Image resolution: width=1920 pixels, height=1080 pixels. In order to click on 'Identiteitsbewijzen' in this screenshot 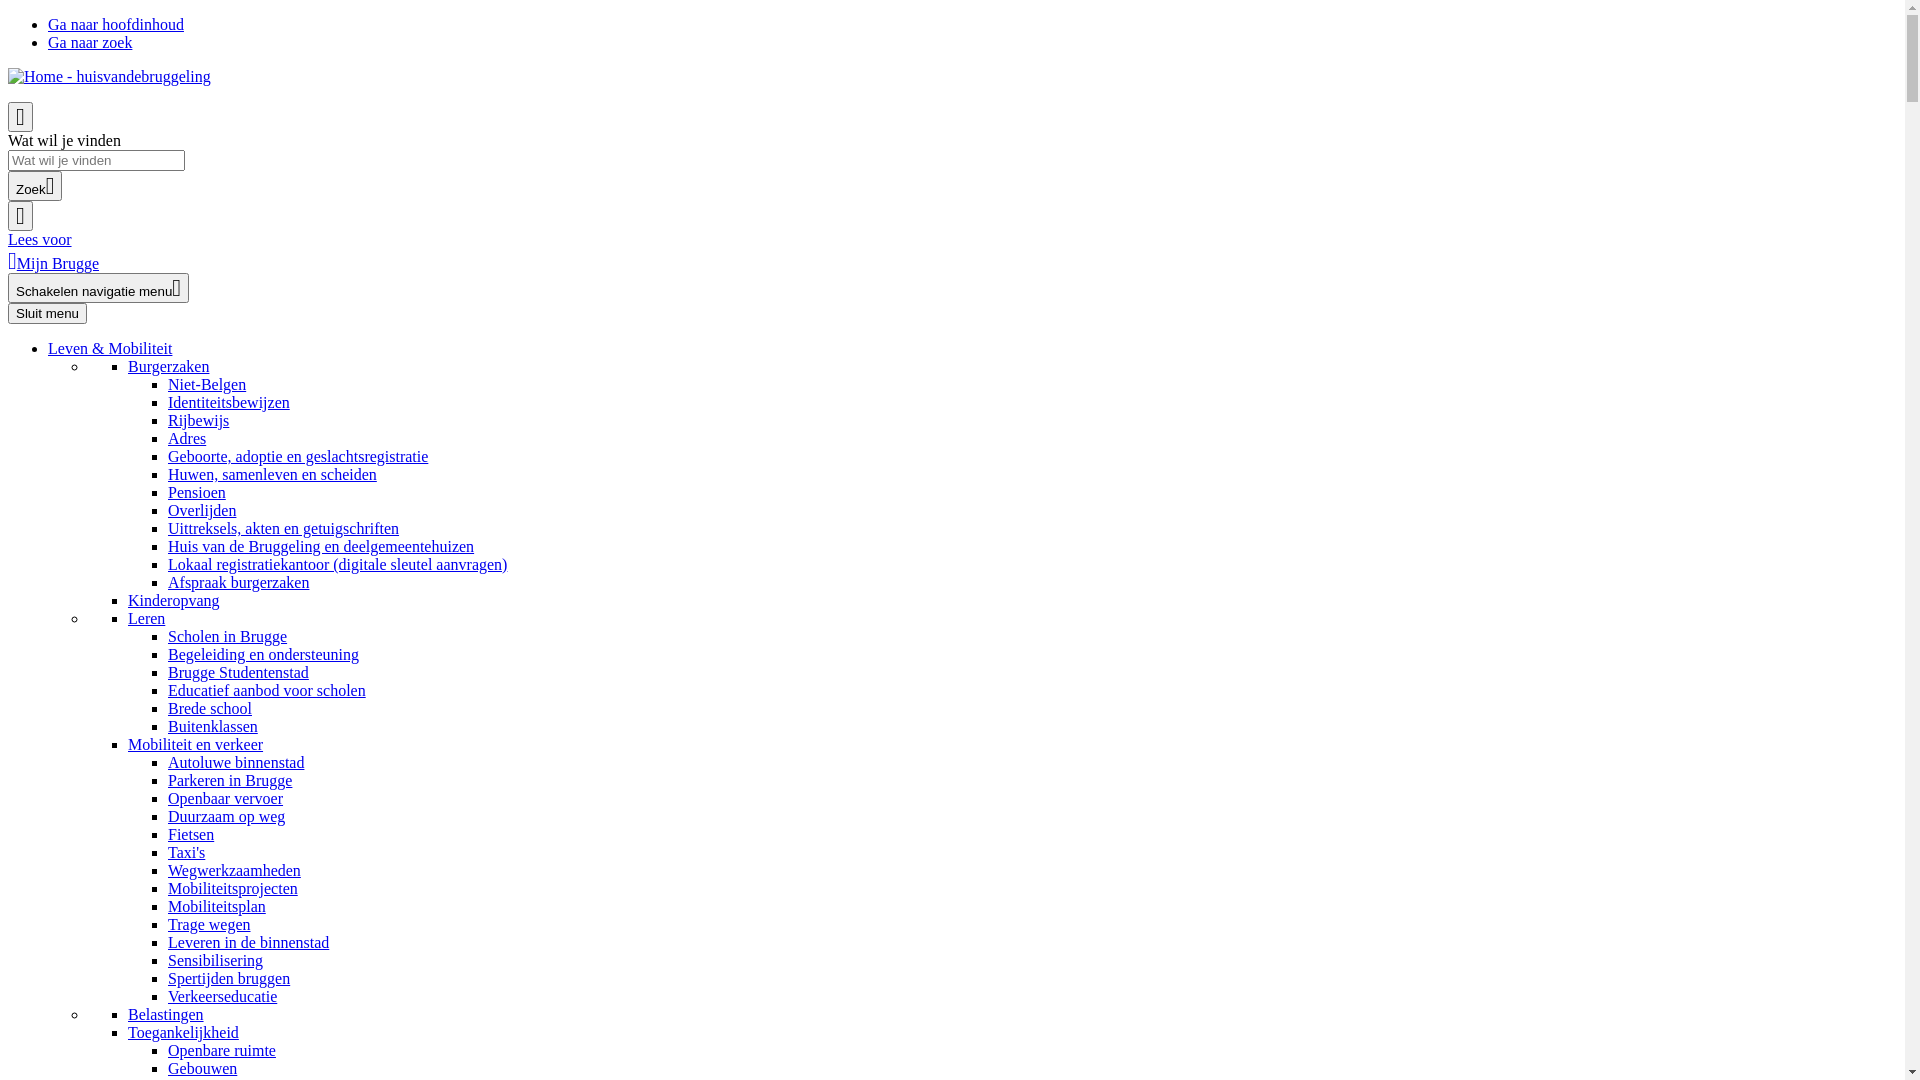, I will do `click(229, 402)`.